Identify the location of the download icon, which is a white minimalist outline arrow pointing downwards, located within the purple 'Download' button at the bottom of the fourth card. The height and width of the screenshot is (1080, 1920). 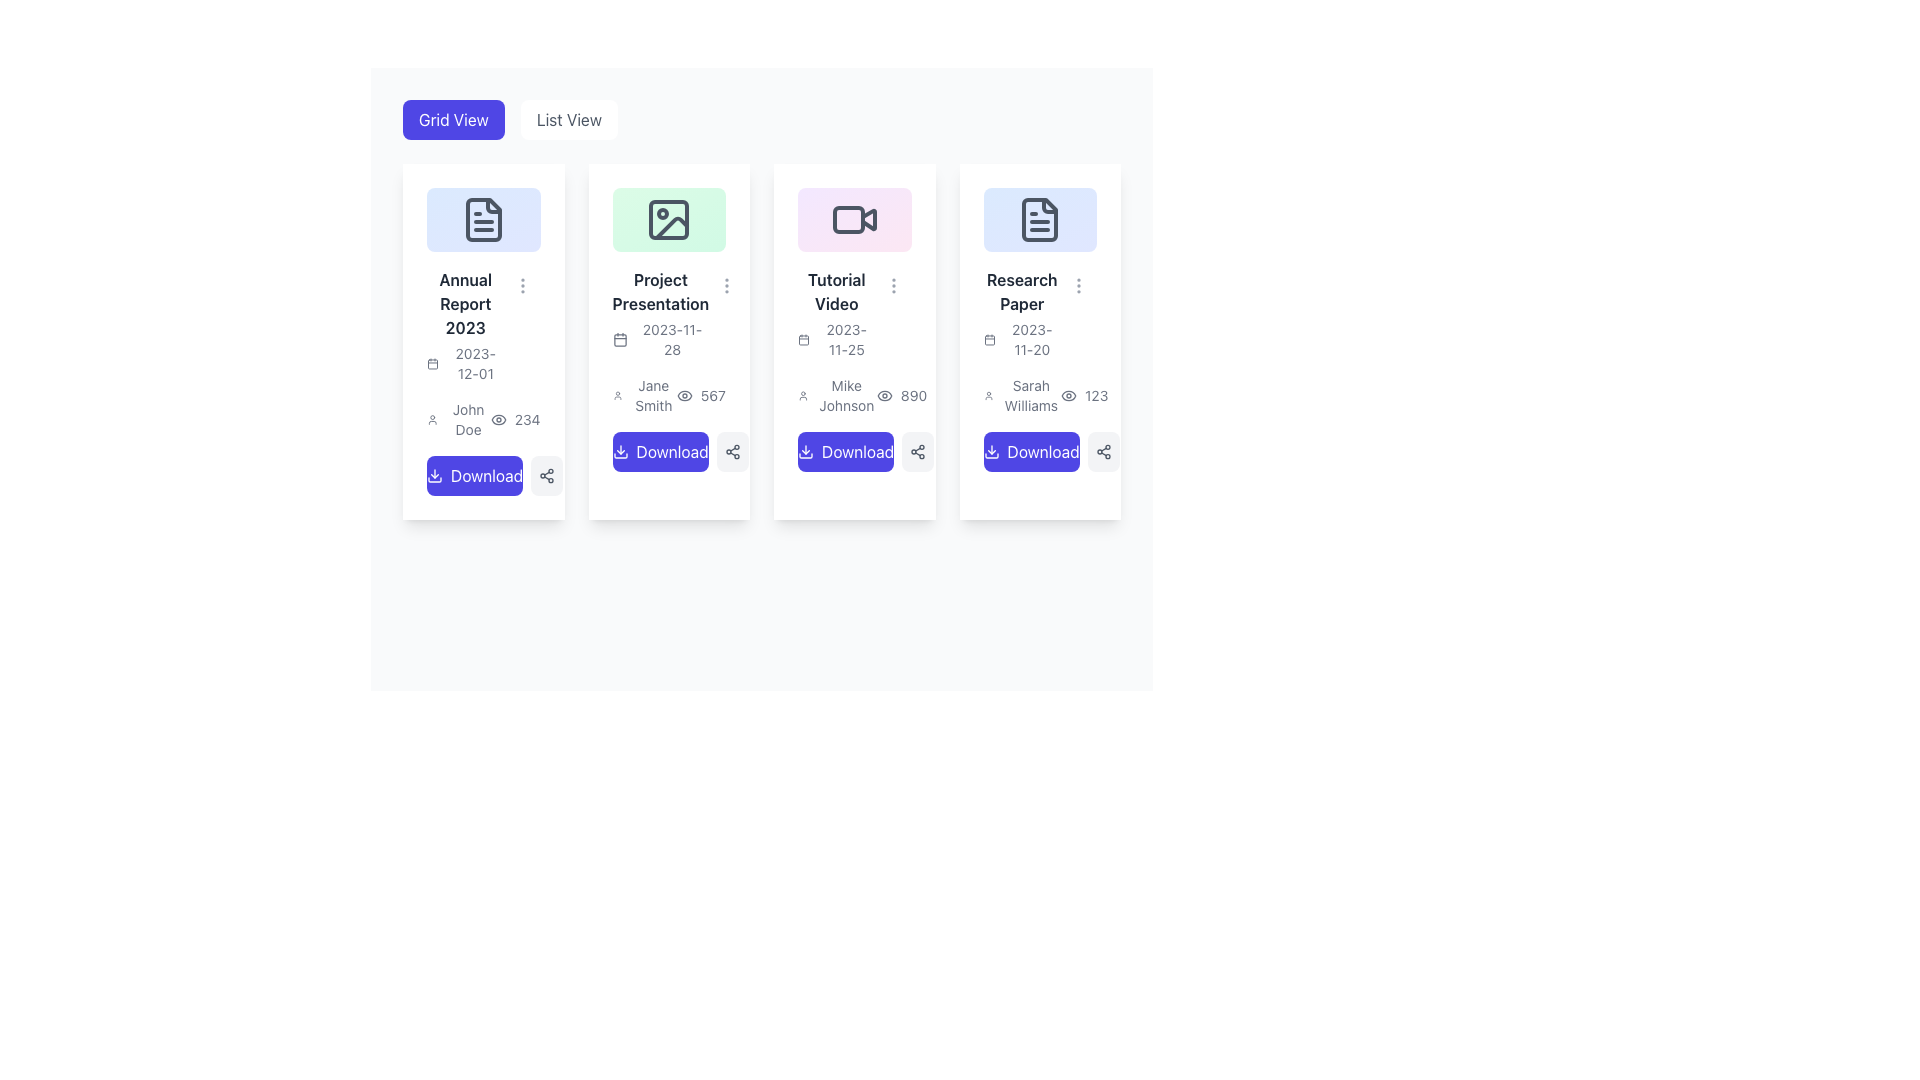
(991, 451).